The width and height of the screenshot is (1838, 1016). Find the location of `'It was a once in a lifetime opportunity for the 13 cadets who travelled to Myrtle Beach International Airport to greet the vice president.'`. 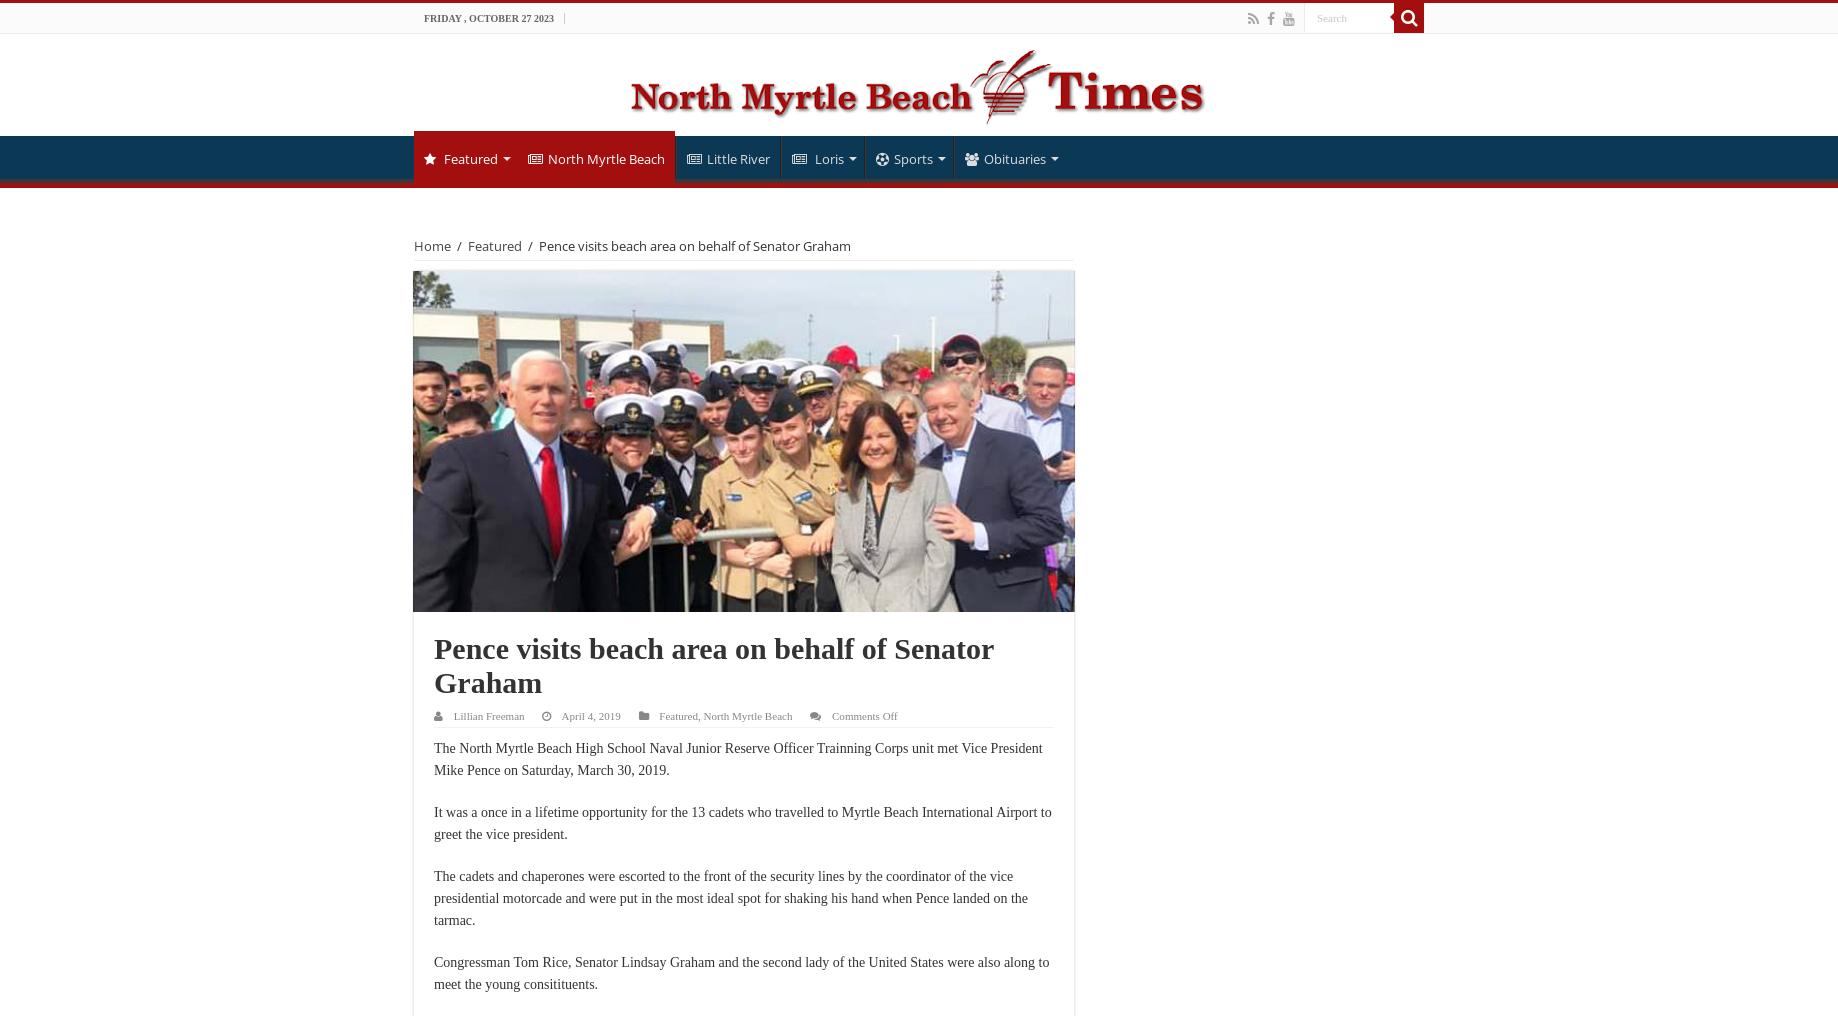

'It was a once in a lifetime opportunity for the 13 cadets who travelled to Myrtle Beach International Airport to greet the vice president.' is located at coordinates (742, 821).